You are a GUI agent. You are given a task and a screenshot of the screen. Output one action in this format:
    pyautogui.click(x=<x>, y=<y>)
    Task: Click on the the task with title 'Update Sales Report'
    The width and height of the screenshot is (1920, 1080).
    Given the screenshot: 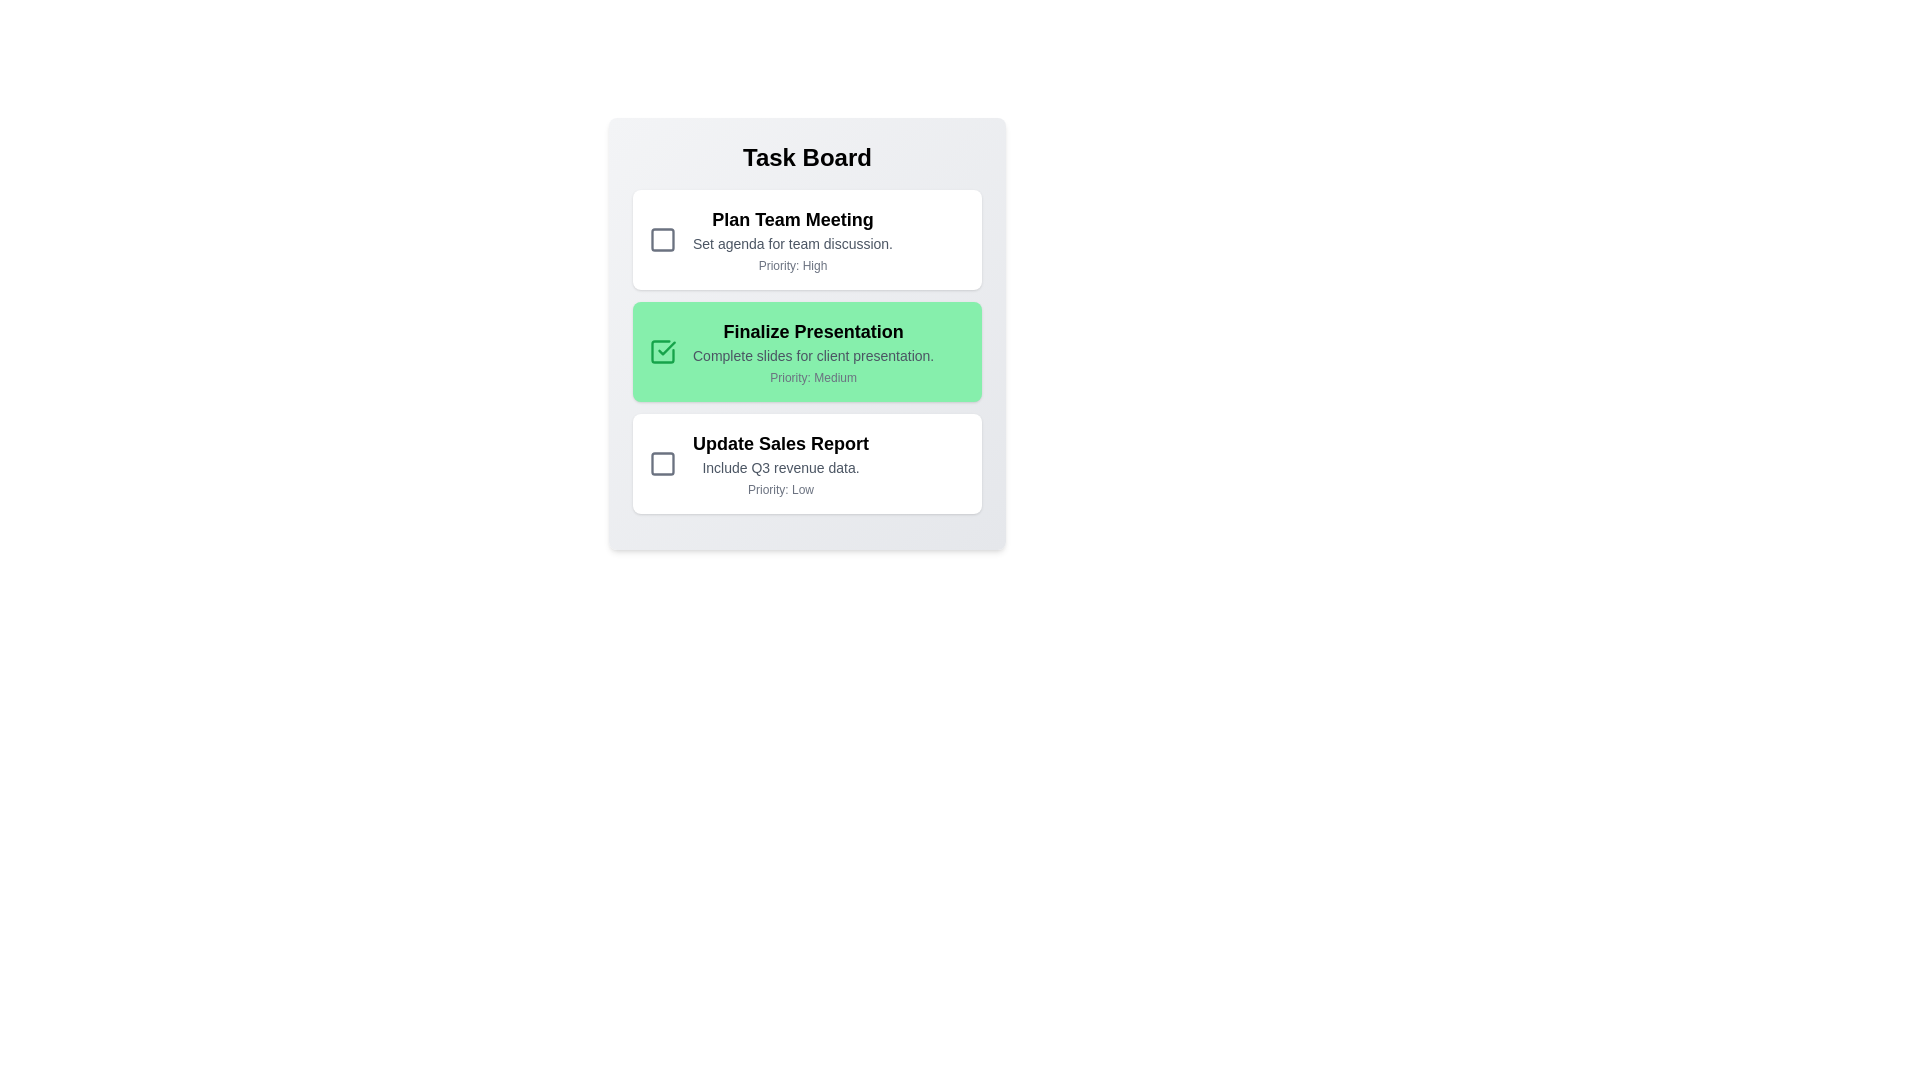 What is the action you would take?
    pyautogui.click(x=807, y=463)
    